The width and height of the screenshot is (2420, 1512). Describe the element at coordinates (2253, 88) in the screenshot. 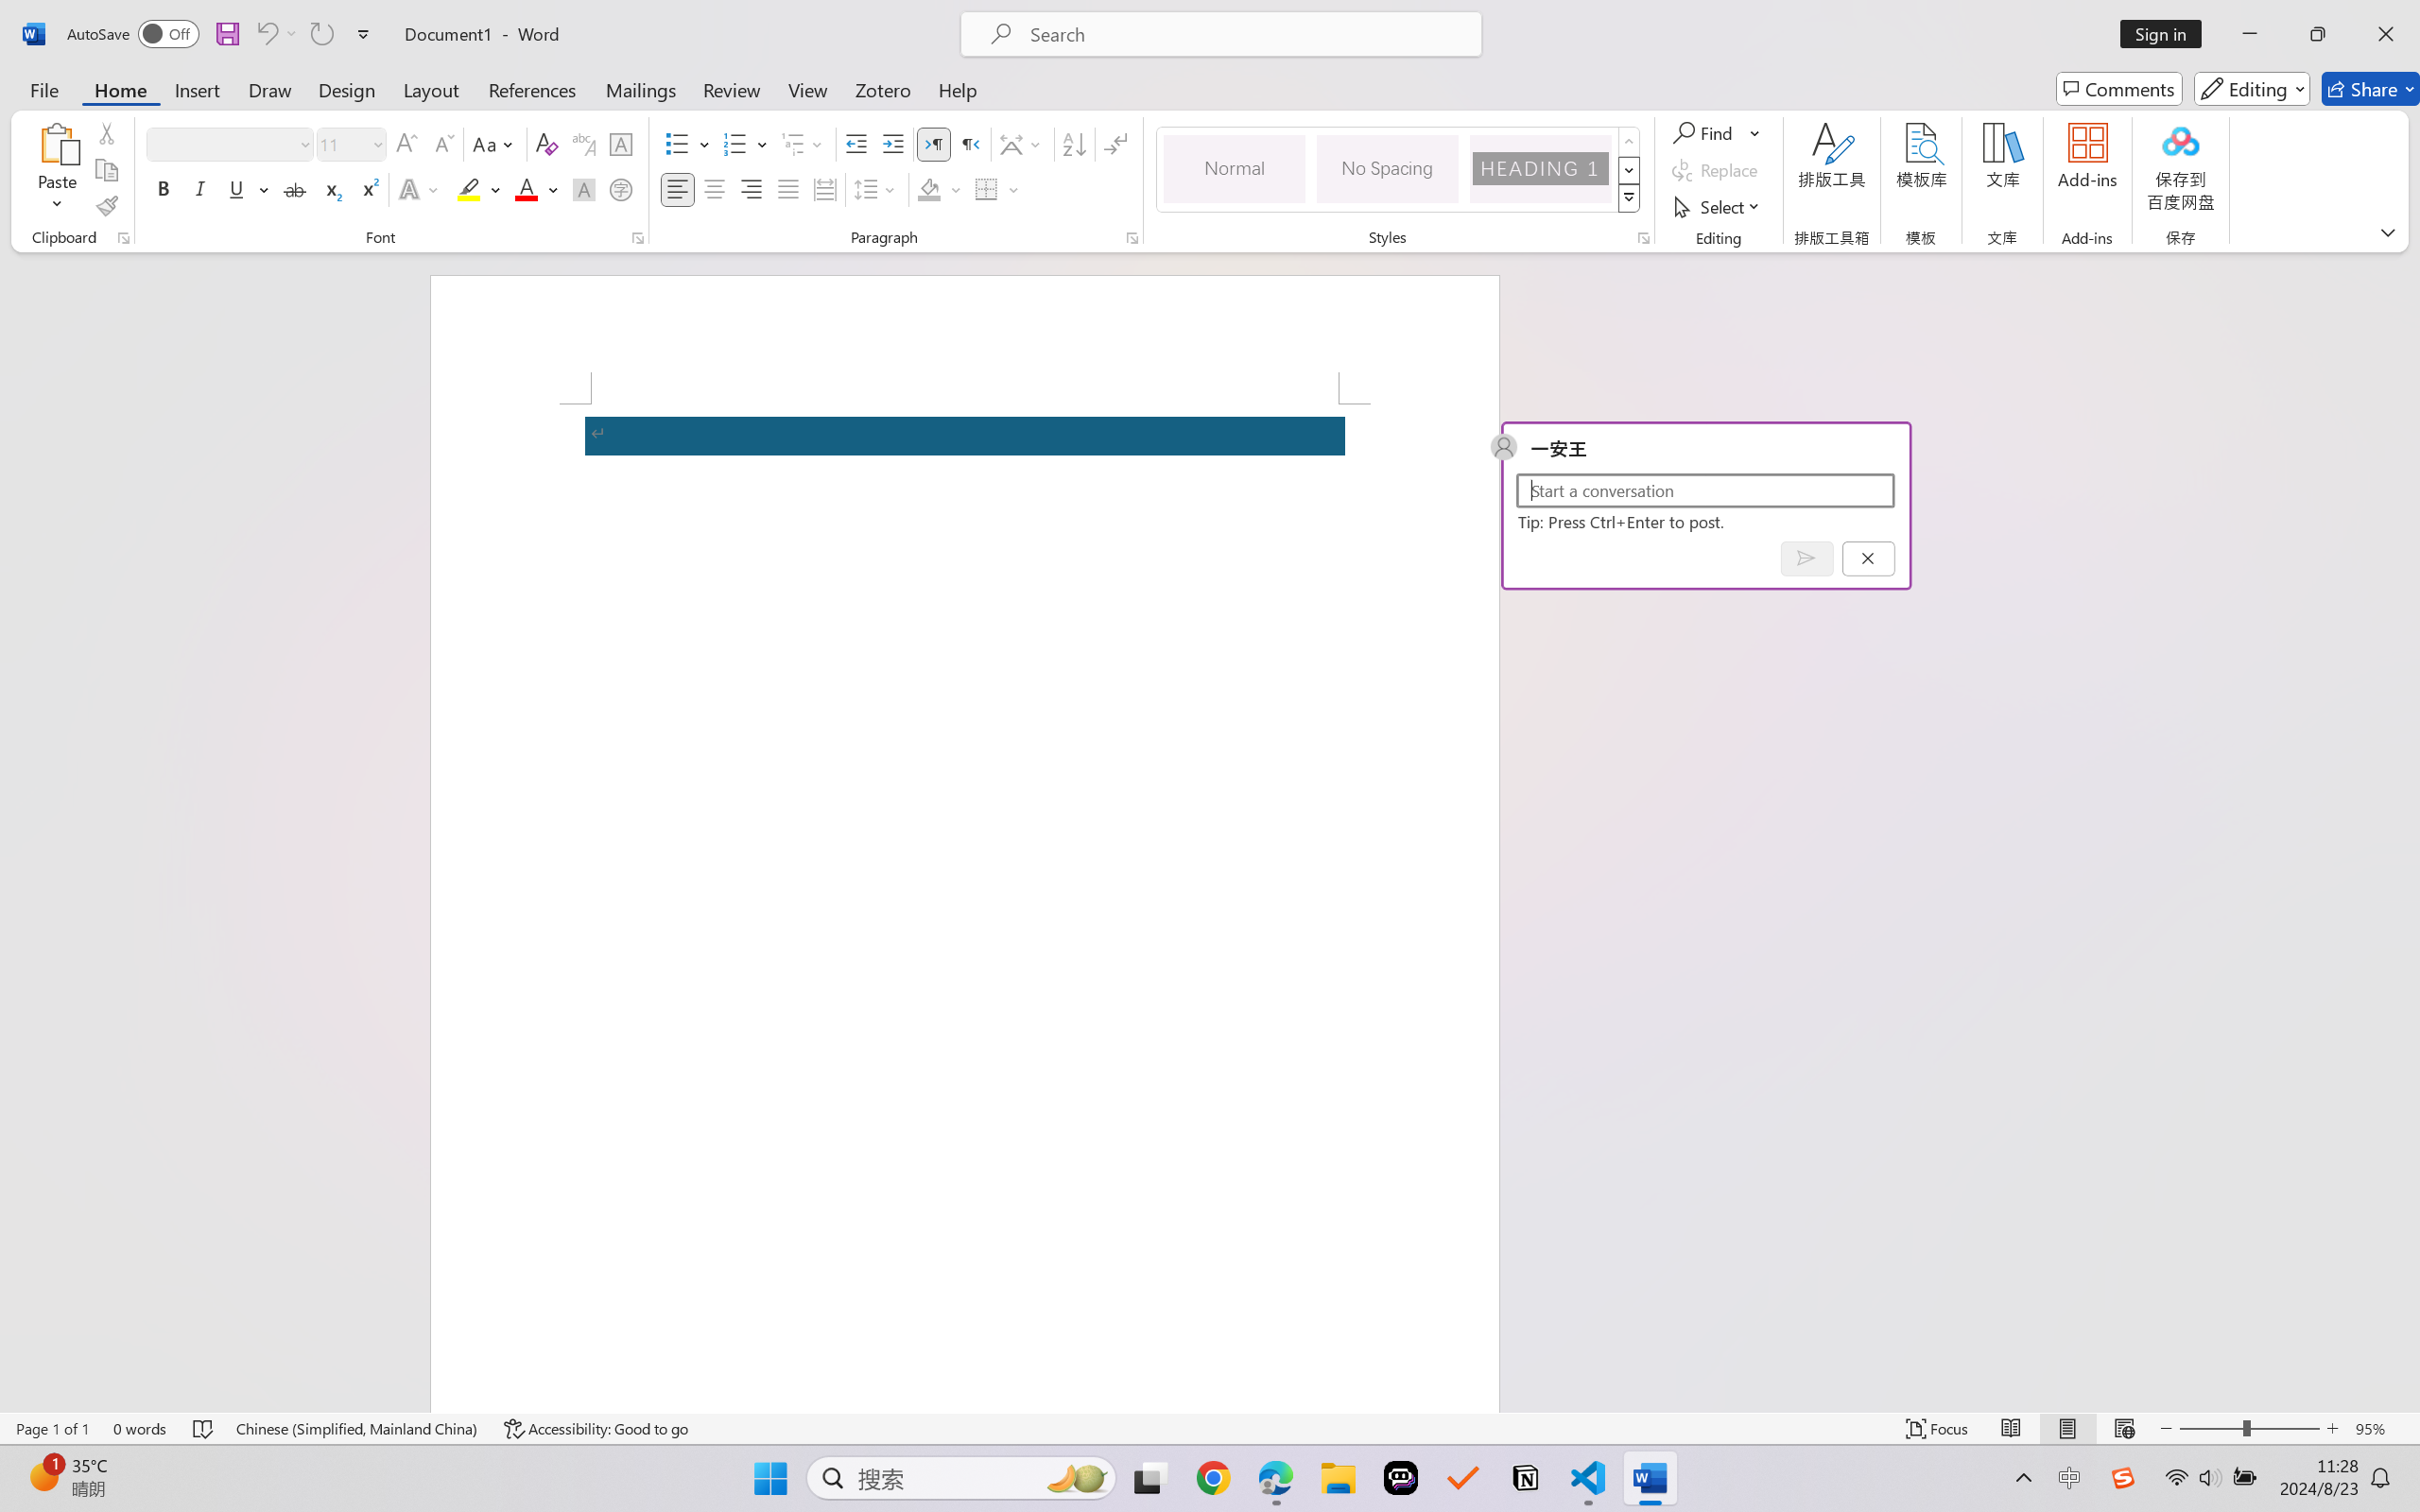

I see `'Editing'` at that location.